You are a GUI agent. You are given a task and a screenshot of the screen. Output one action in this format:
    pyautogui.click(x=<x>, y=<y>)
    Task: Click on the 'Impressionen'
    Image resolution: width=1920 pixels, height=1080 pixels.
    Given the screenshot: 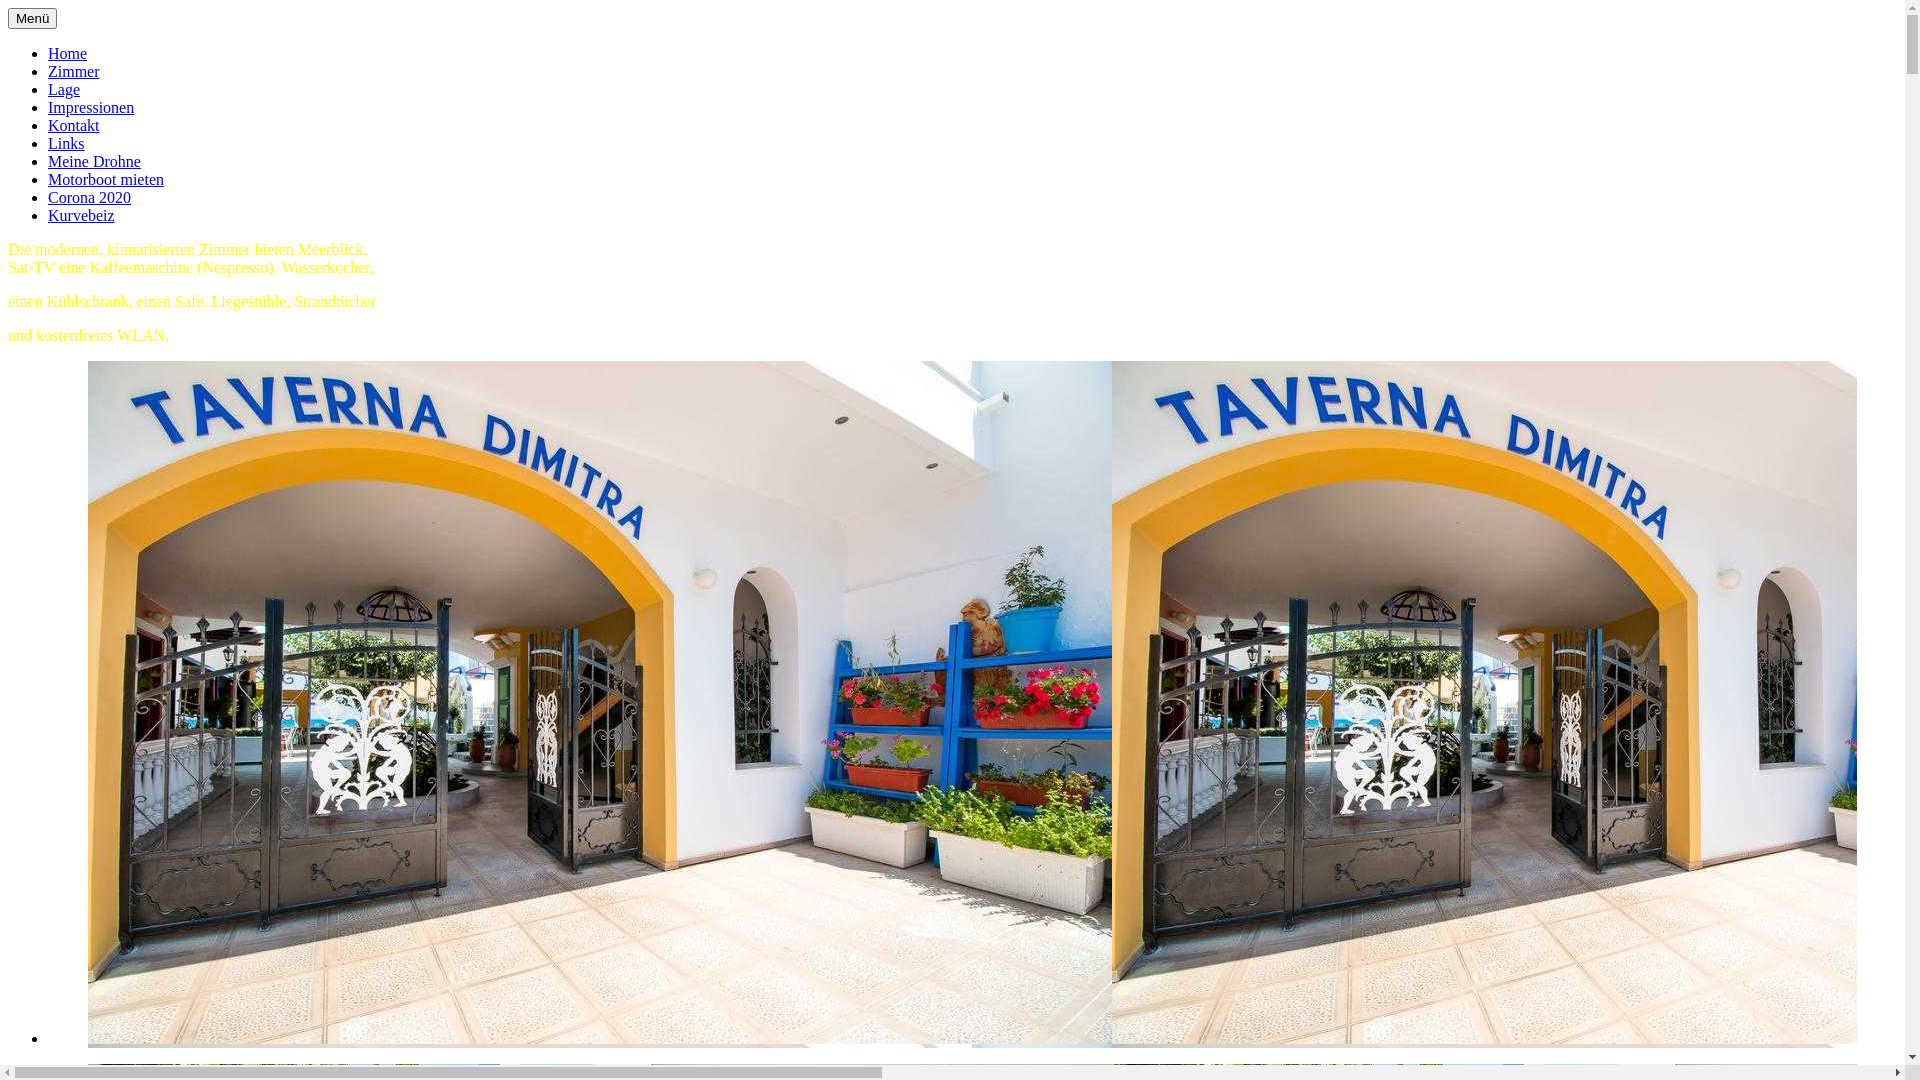 What is the action you would take?
    pyautogui.click(x=90, y=107)
    